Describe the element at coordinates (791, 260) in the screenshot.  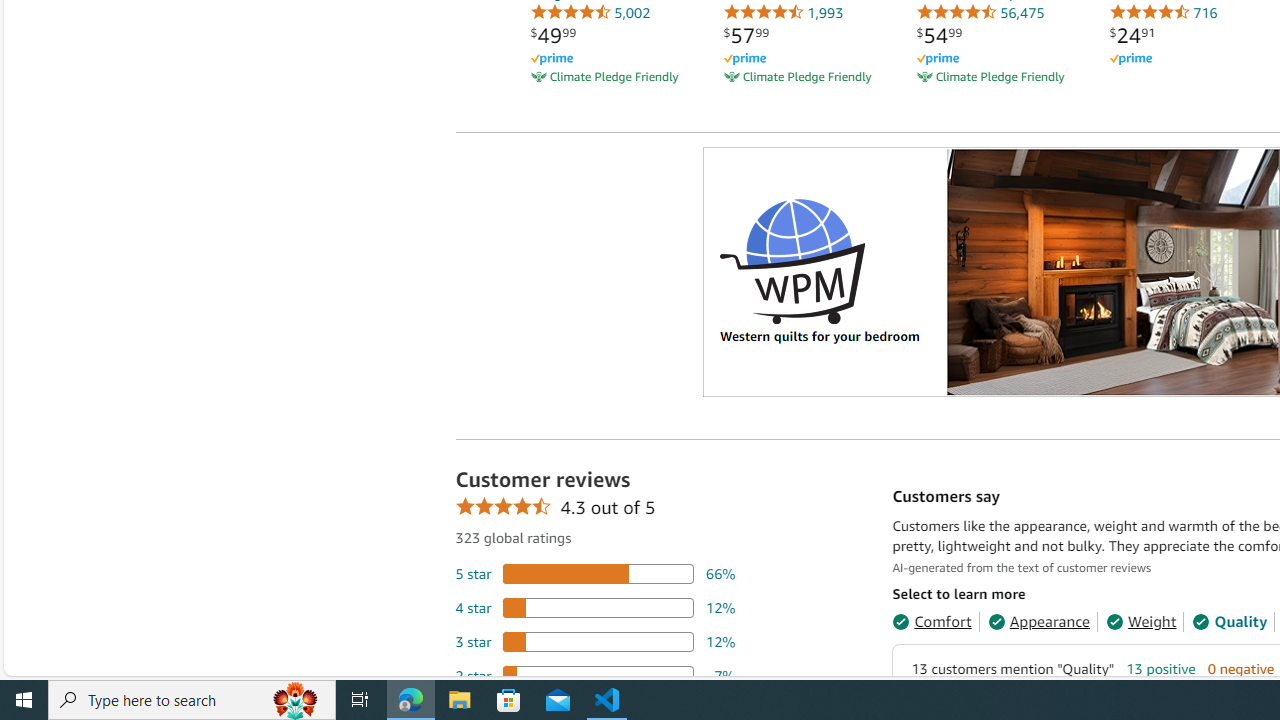
I see `'Logo'` at that location.